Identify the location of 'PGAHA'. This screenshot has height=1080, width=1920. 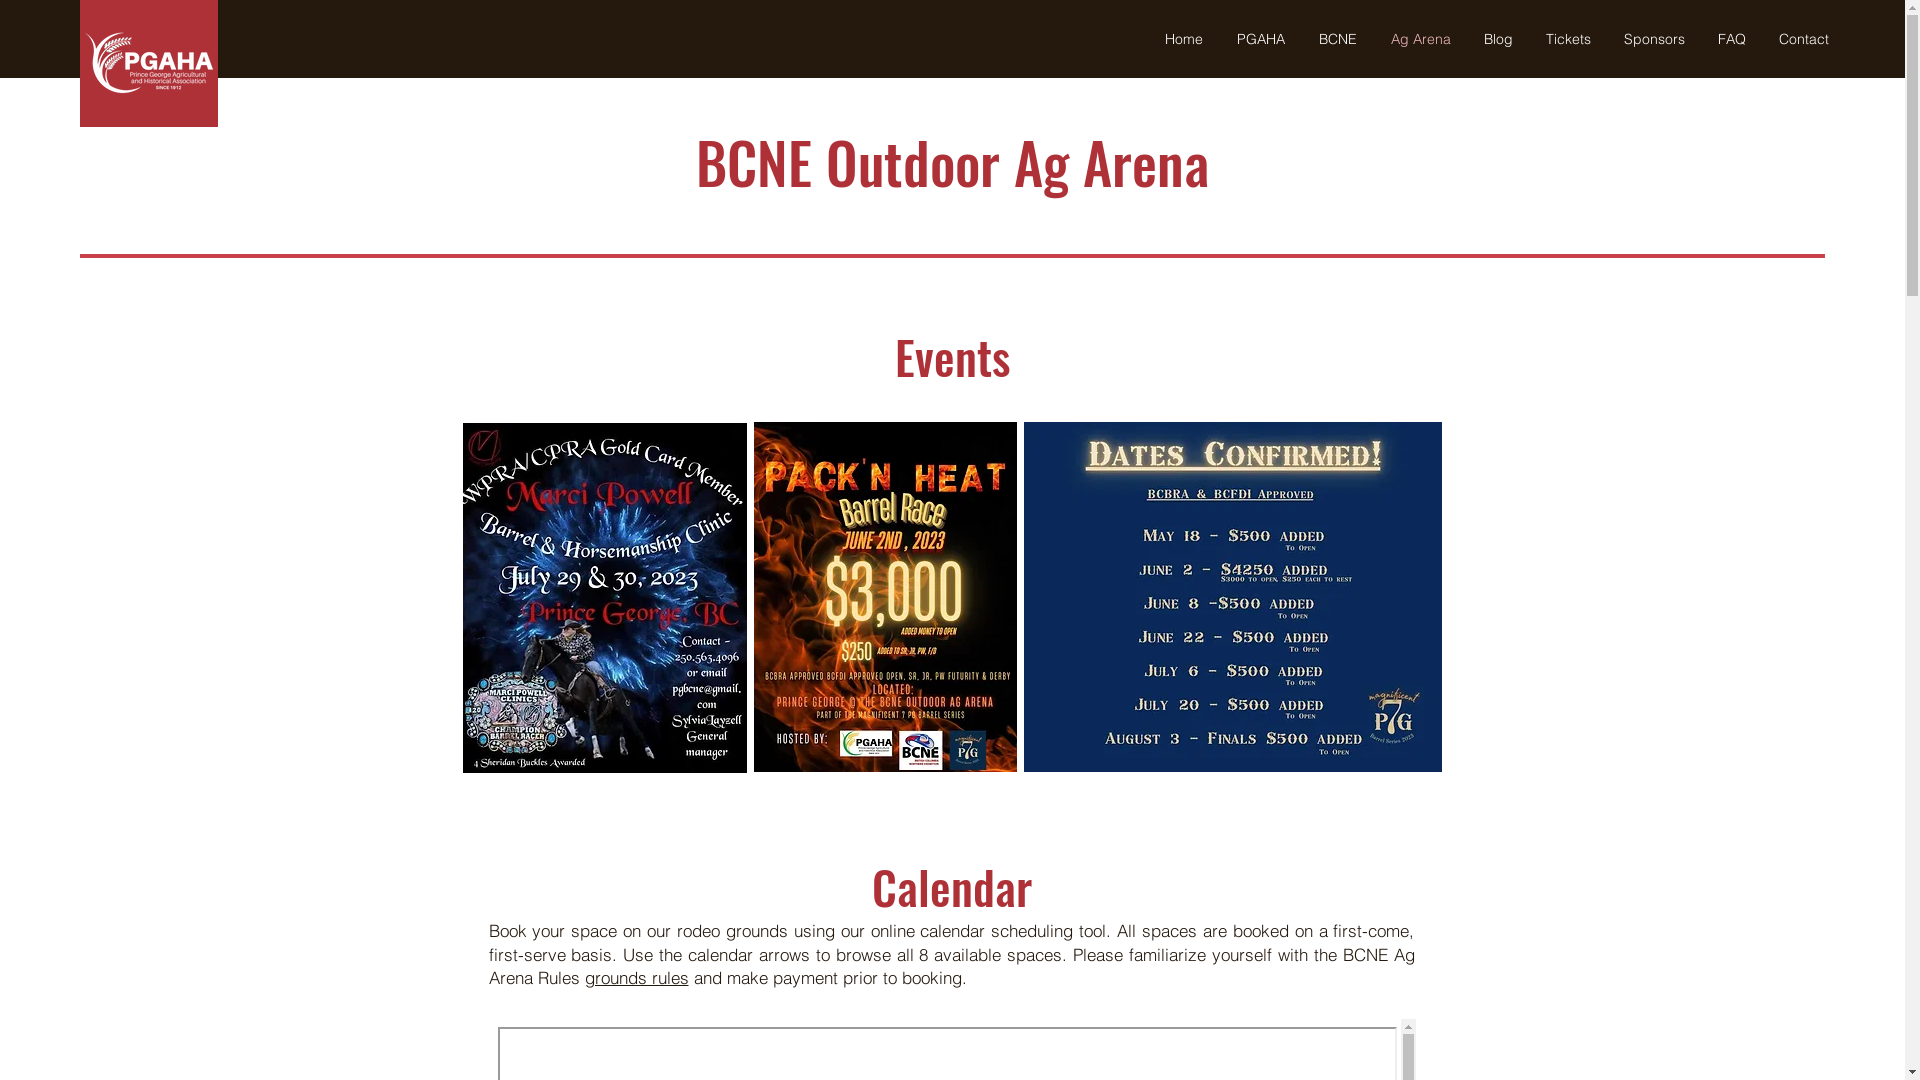
(1260, 38).